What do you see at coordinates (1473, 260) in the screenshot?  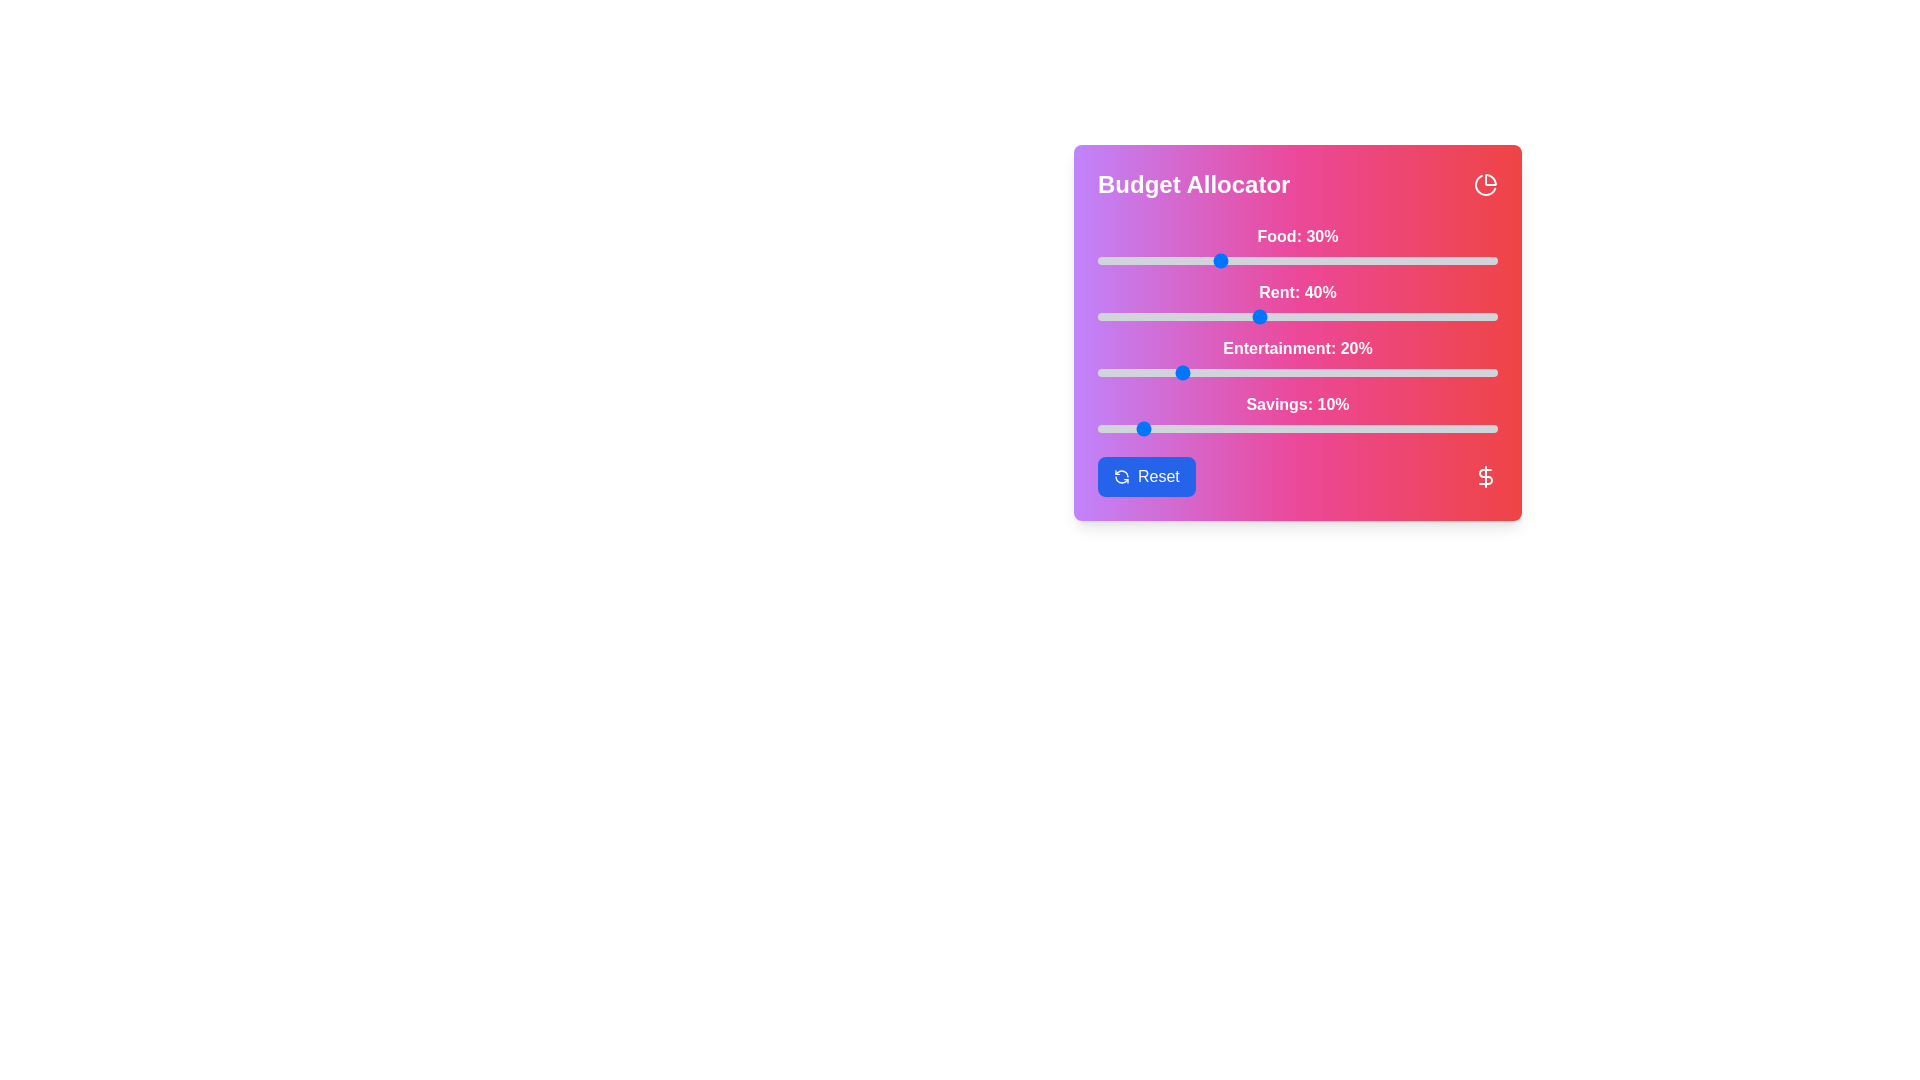 I see `'Food' slider` at bounding box center [1473, 260].